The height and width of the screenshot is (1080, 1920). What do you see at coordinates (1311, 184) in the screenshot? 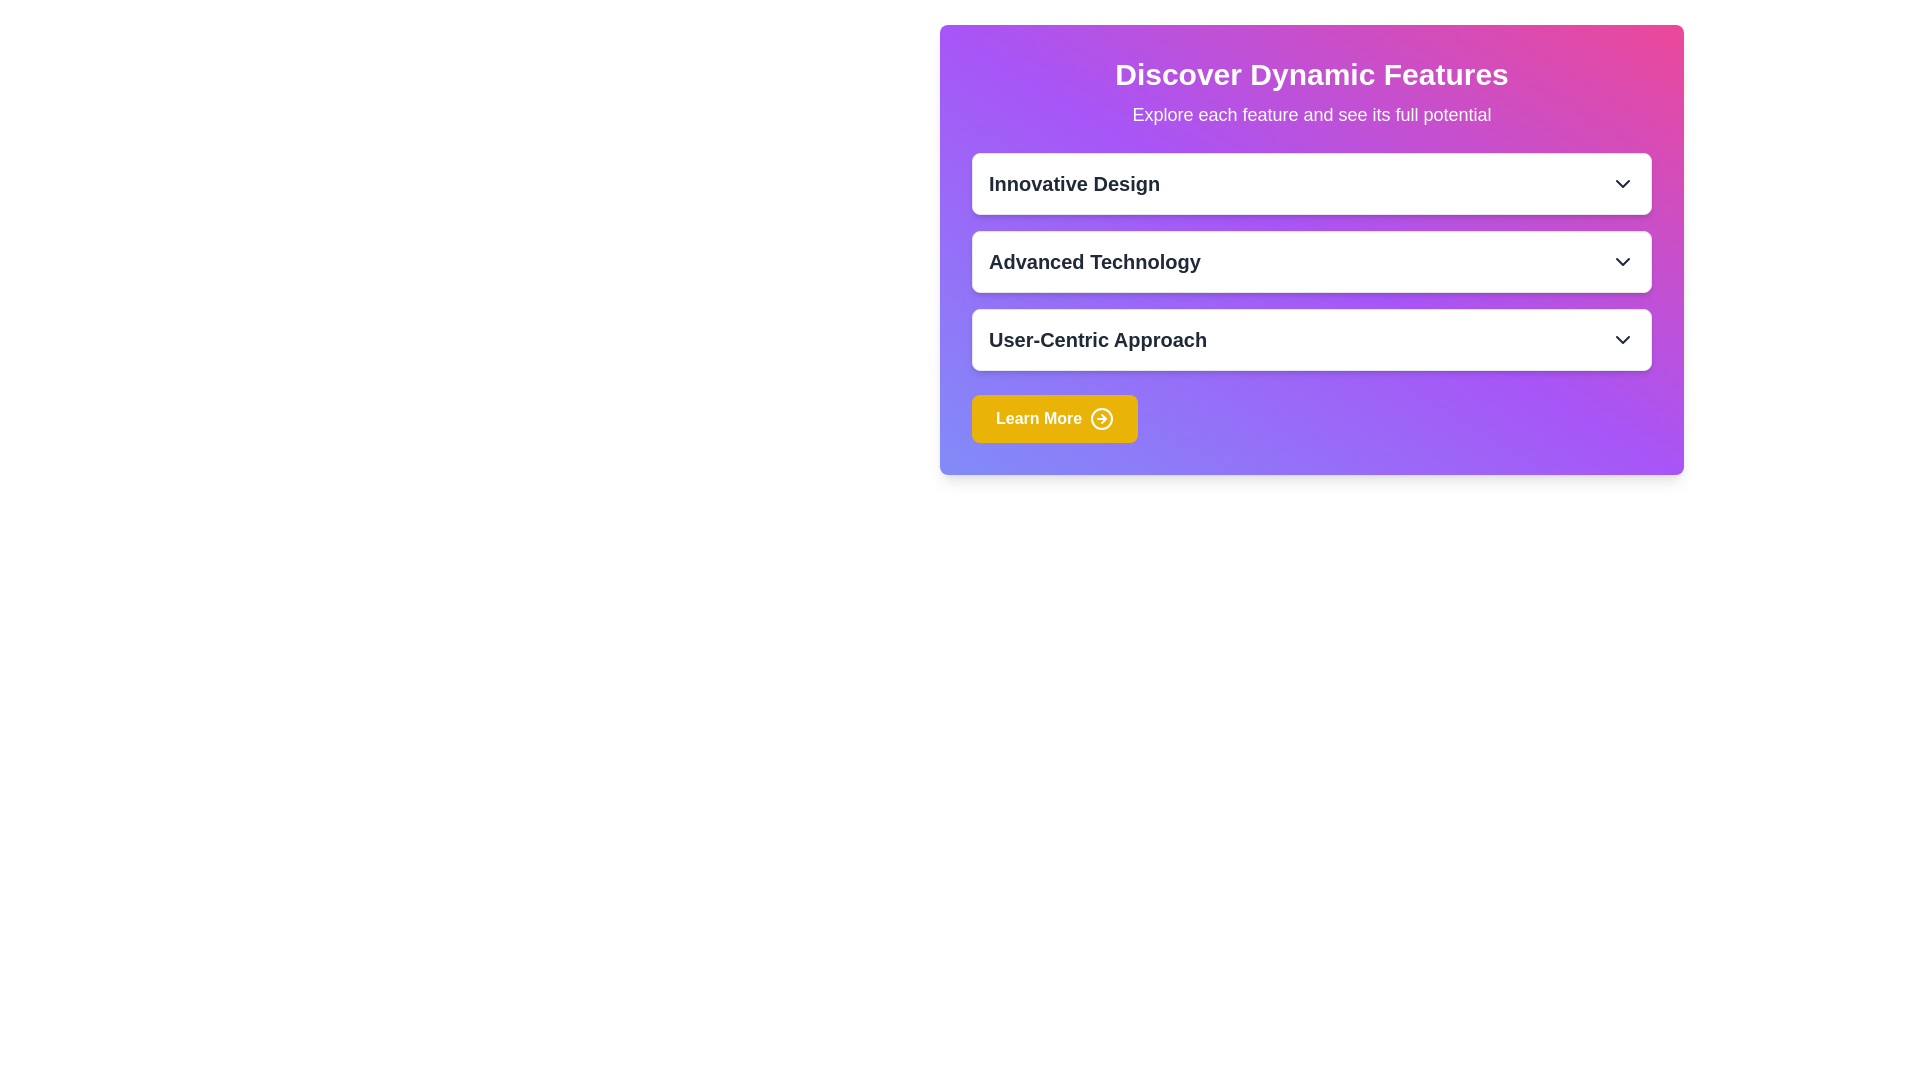
I see `the 'Innovative Design' dropdown toggle, which is the first item in a vertical list` at bounding box center [1311, 184].